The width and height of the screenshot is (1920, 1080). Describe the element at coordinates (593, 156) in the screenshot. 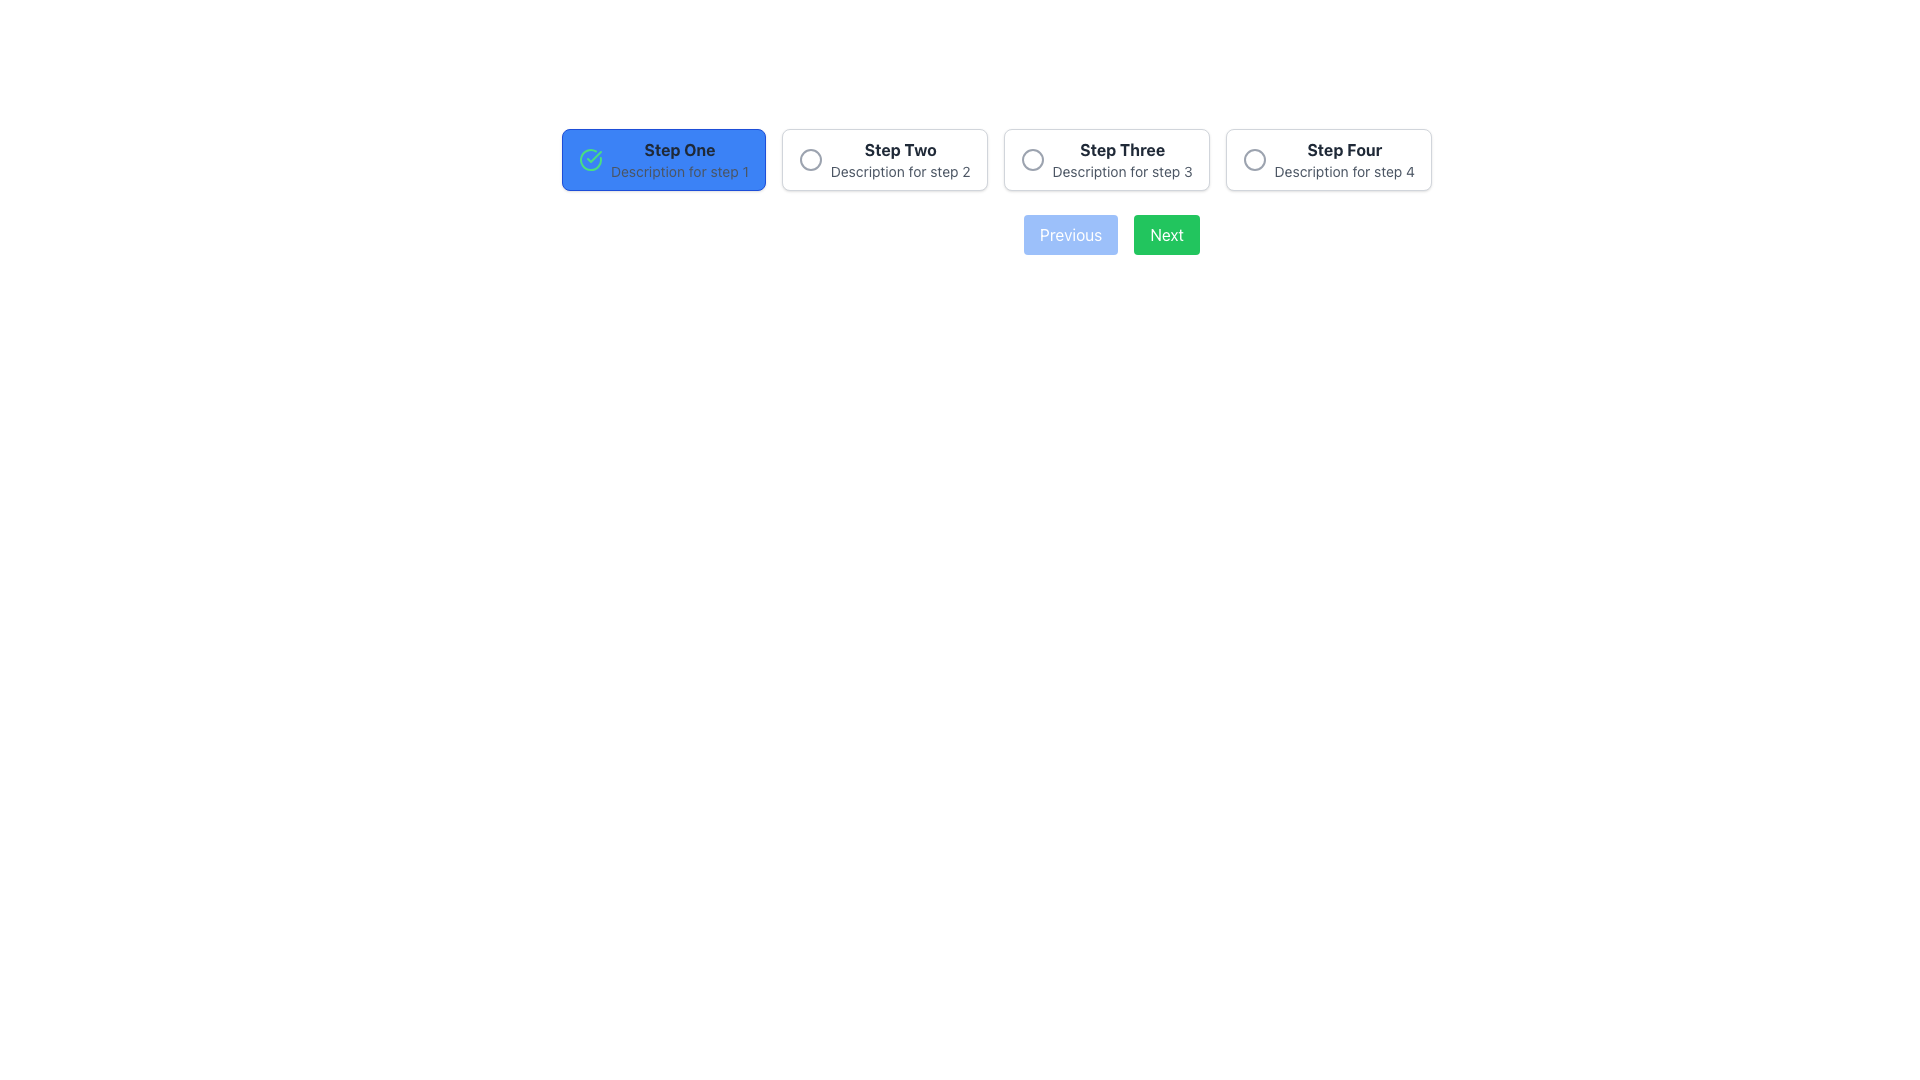

I see `the green checkmark icon located inside the circular structure to the left of the label 'Step One' in the stepper component` at that location.